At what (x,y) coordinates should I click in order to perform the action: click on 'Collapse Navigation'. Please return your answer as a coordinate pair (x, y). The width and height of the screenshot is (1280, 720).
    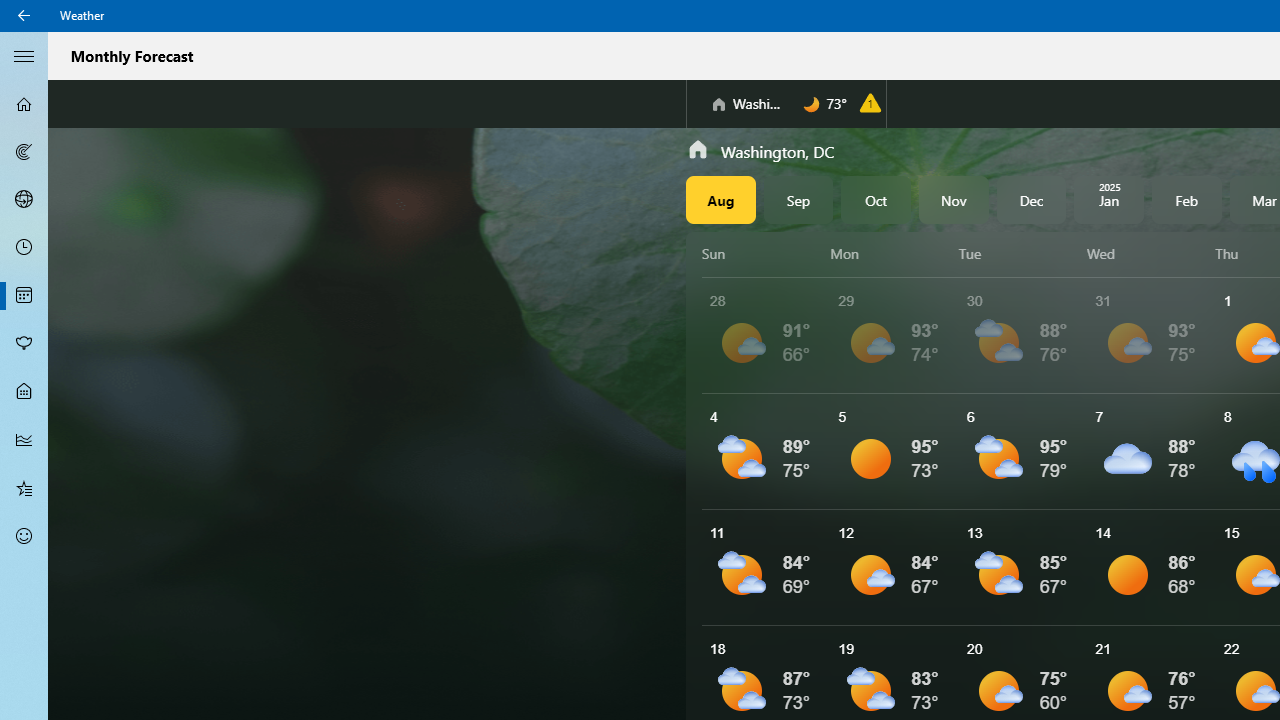
    Looking at the image, I should click on (24, 54).